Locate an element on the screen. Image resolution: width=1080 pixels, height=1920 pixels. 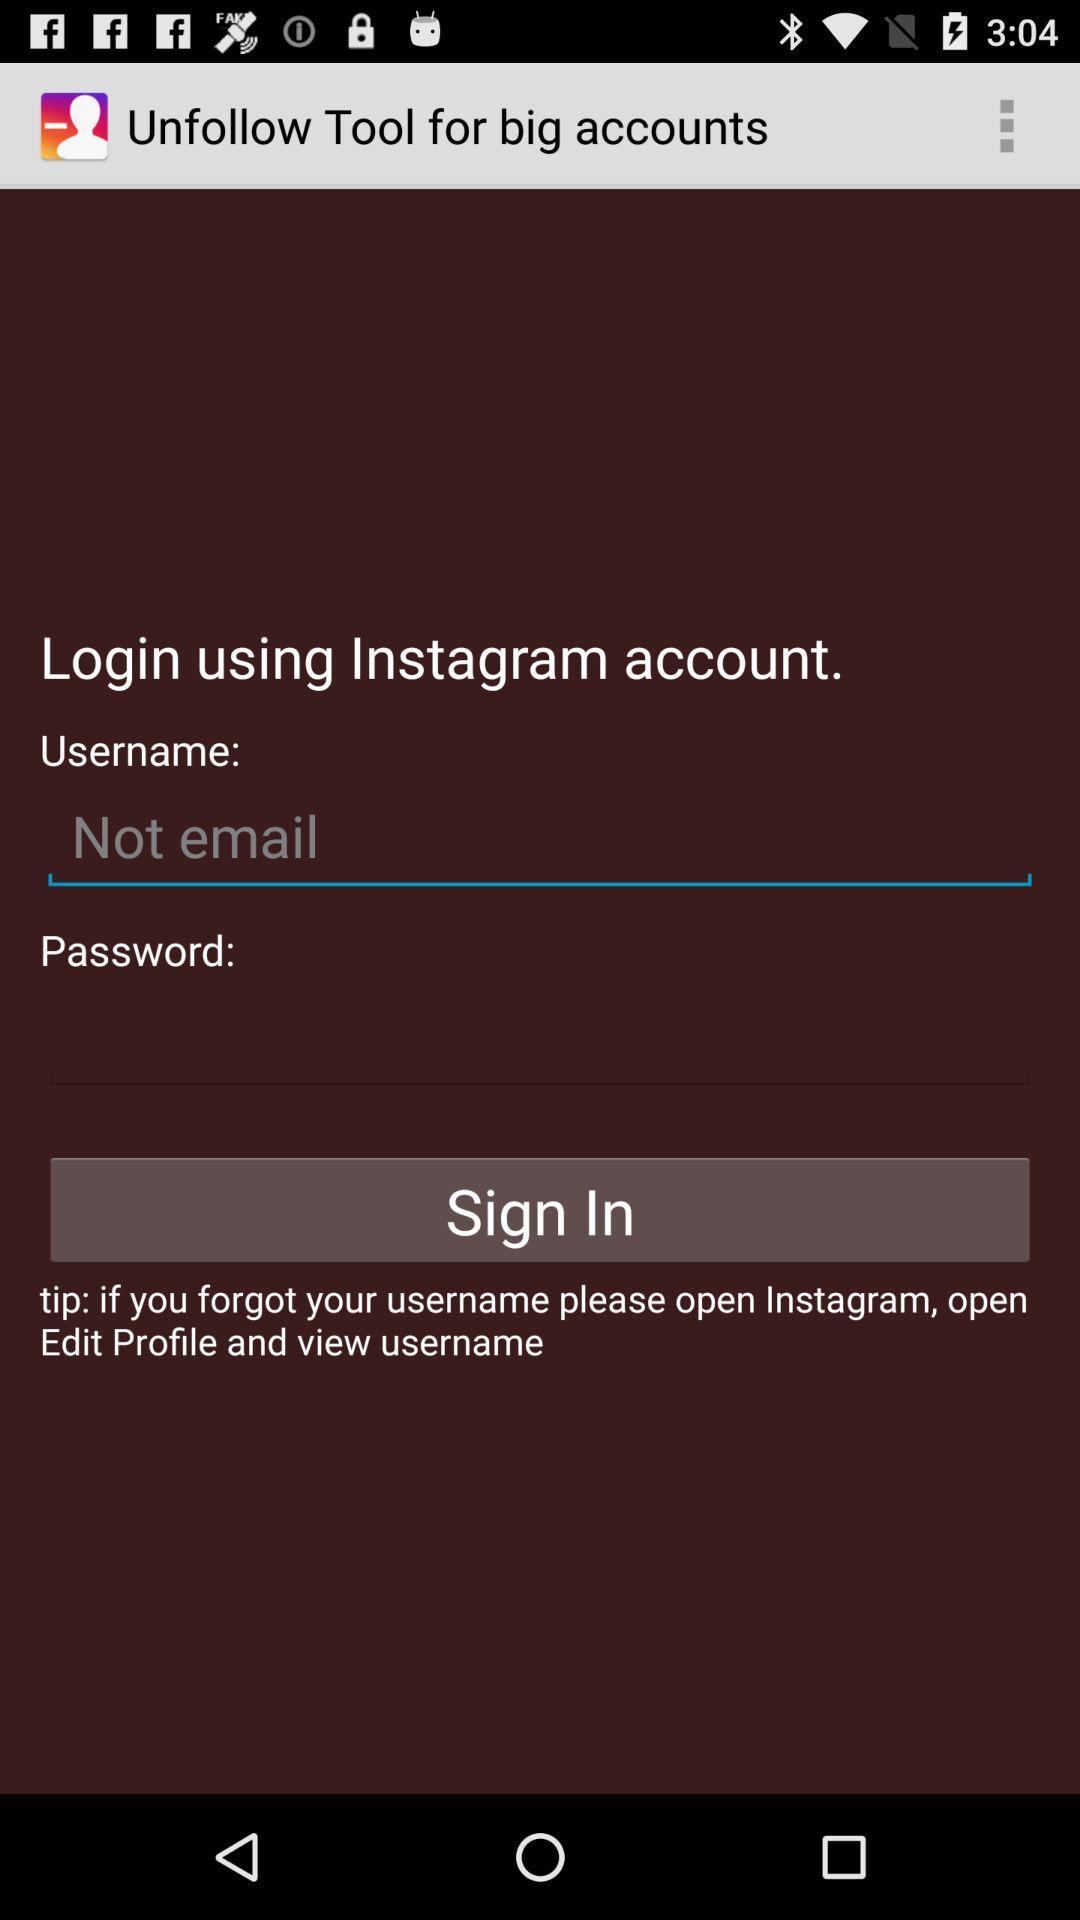
app to the right of unfollow tool for item is located at coordinates (1006, 124).